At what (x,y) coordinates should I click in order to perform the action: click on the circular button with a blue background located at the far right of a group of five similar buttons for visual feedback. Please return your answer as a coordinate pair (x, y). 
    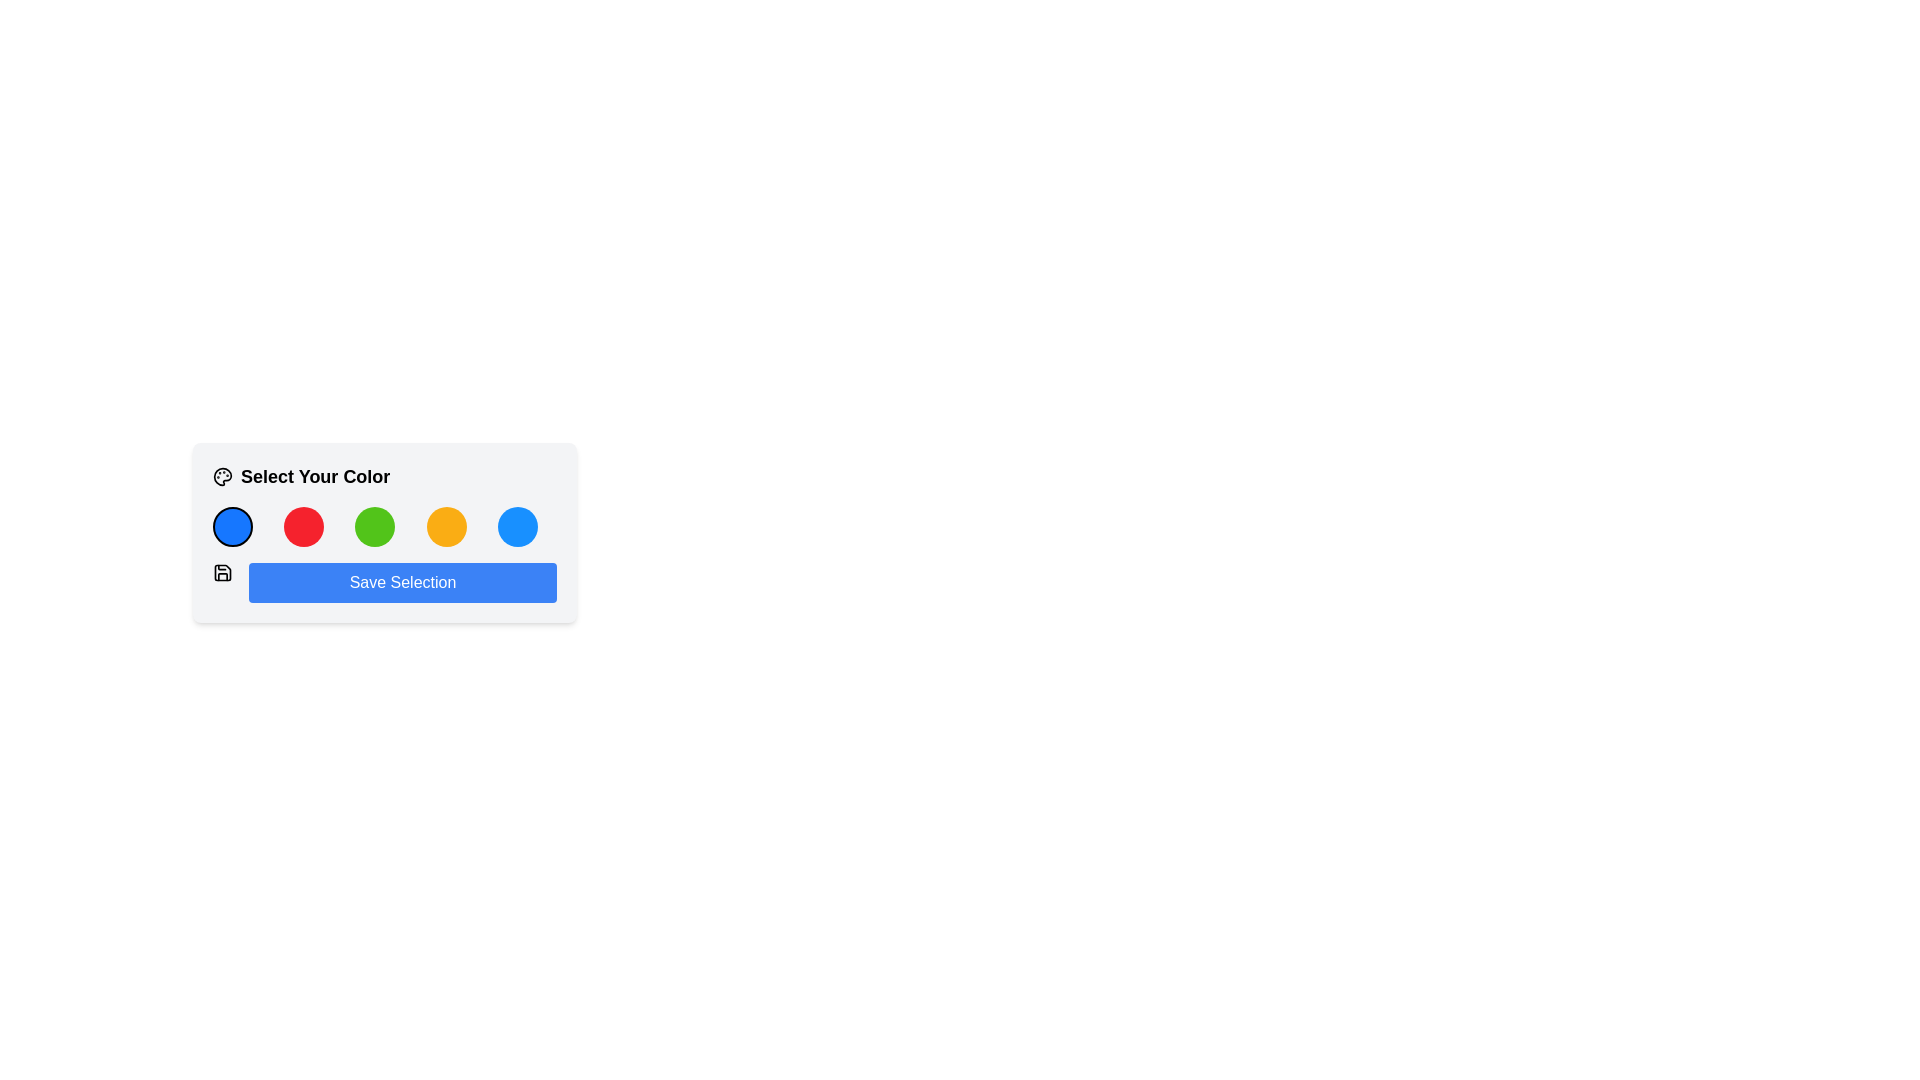
    Looking at the image, I should click on (517, 526).